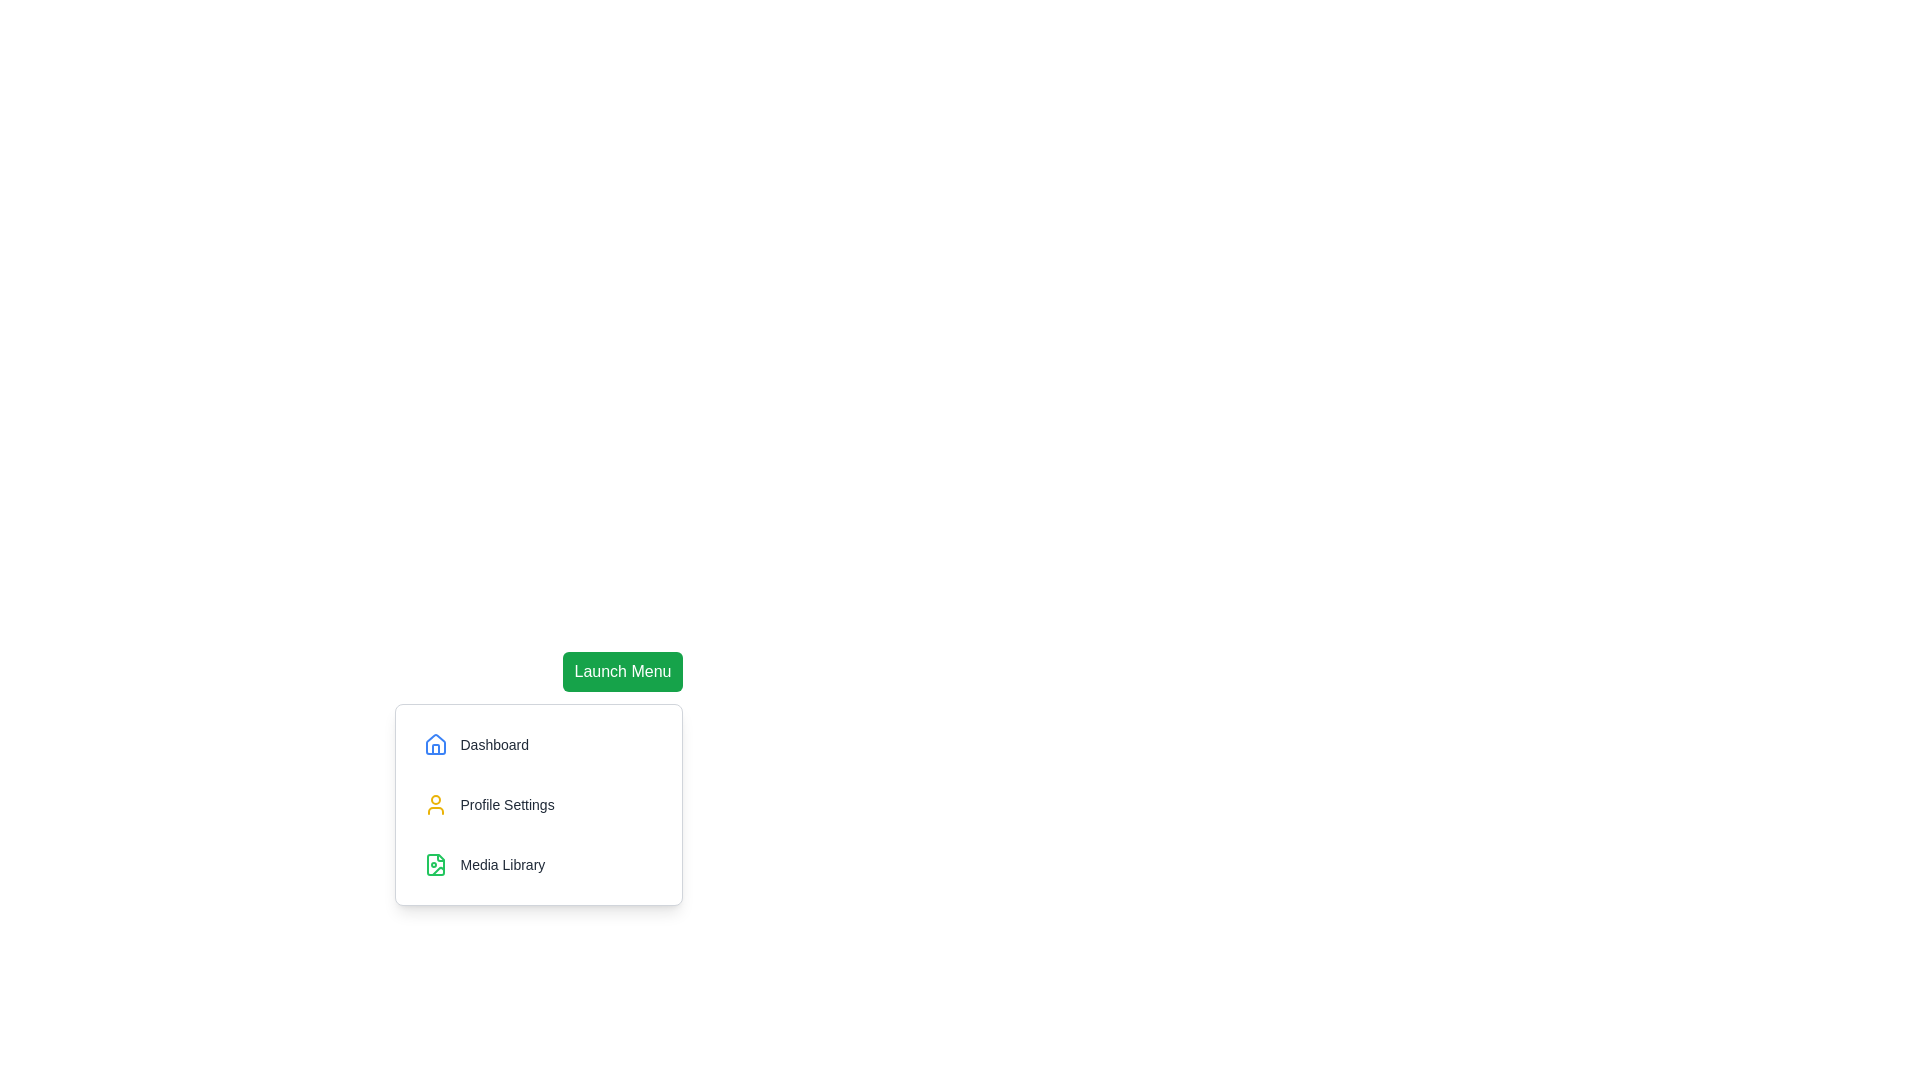 The image size is (1920, 1080). I want to click on the 'Dashboard' button, which is the first item in the vertical menu, so click(539, 744).